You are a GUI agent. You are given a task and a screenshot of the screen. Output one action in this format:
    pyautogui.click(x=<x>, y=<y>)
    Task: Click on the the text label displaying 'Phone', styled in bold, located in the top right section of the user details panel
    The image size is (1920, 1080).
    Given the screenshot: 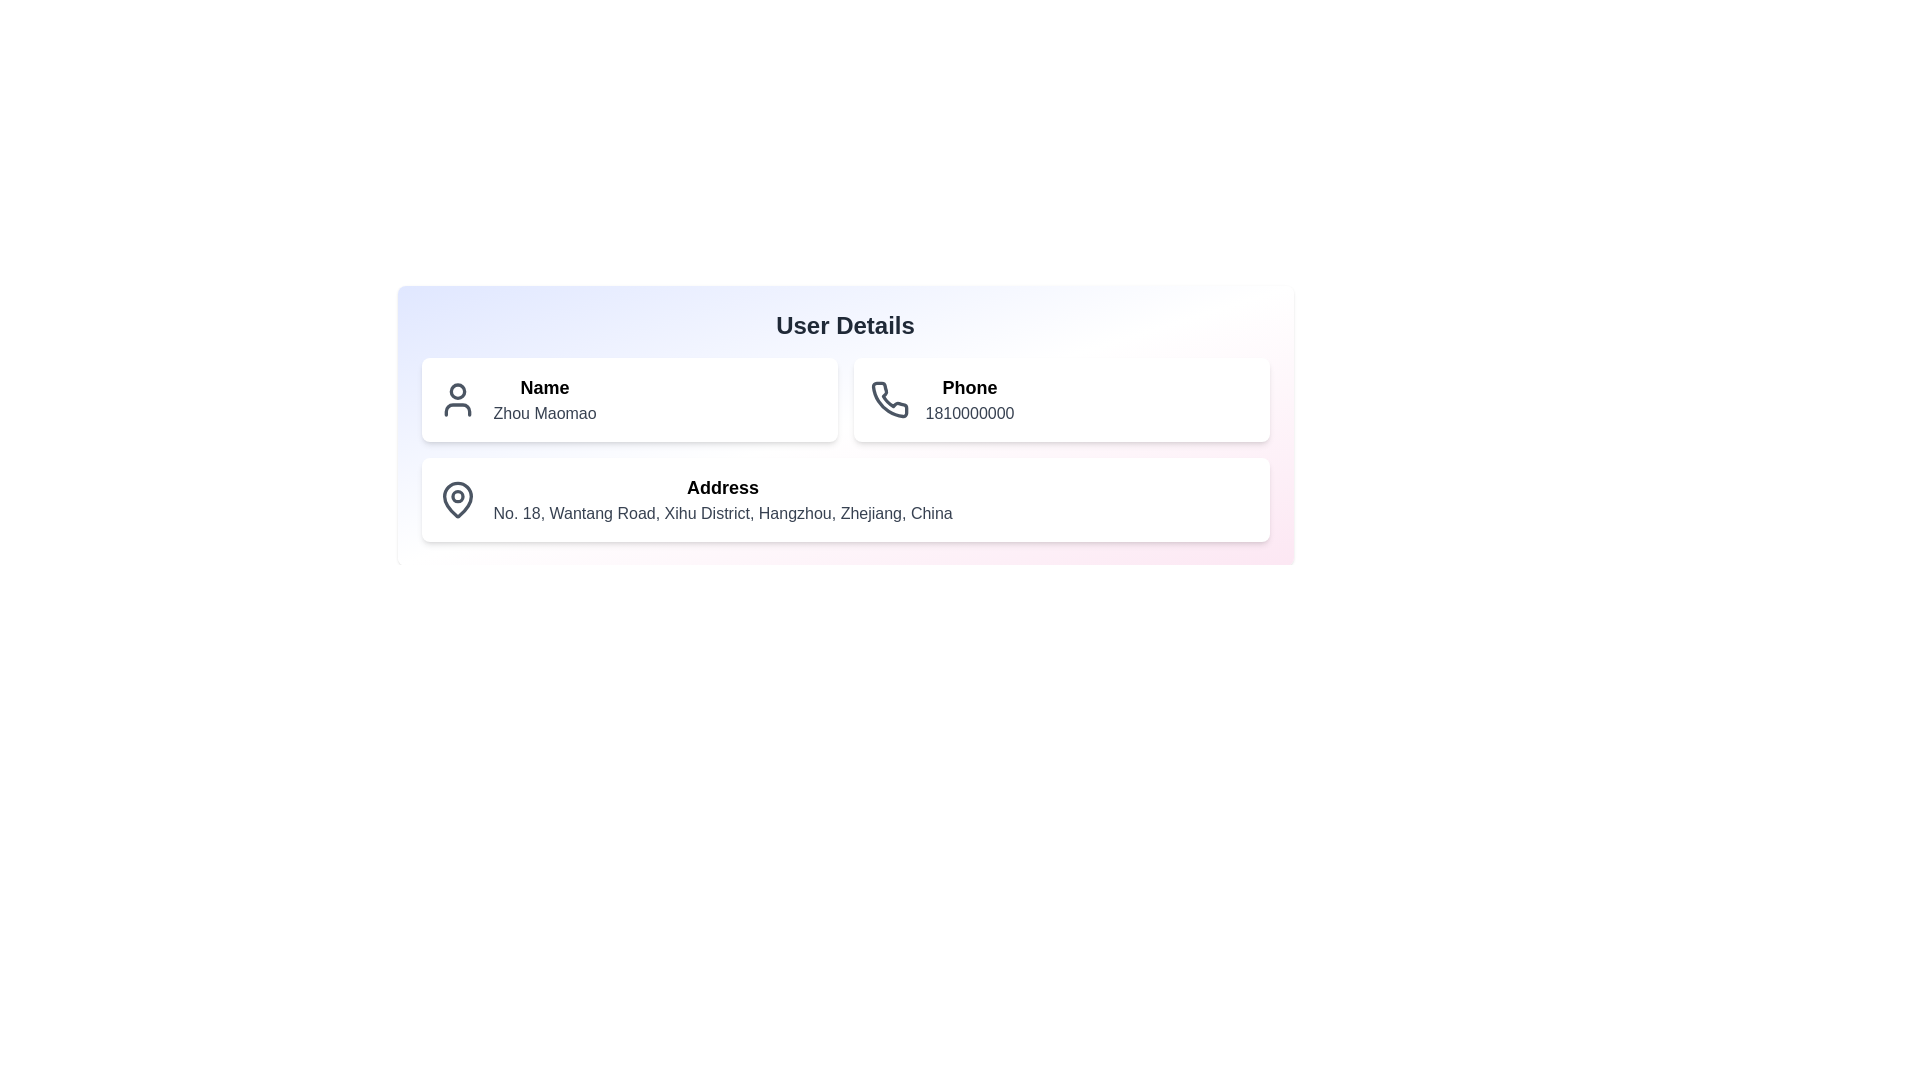 What is the action you would take?
    pyautogui.click(x=969, y=388)
    